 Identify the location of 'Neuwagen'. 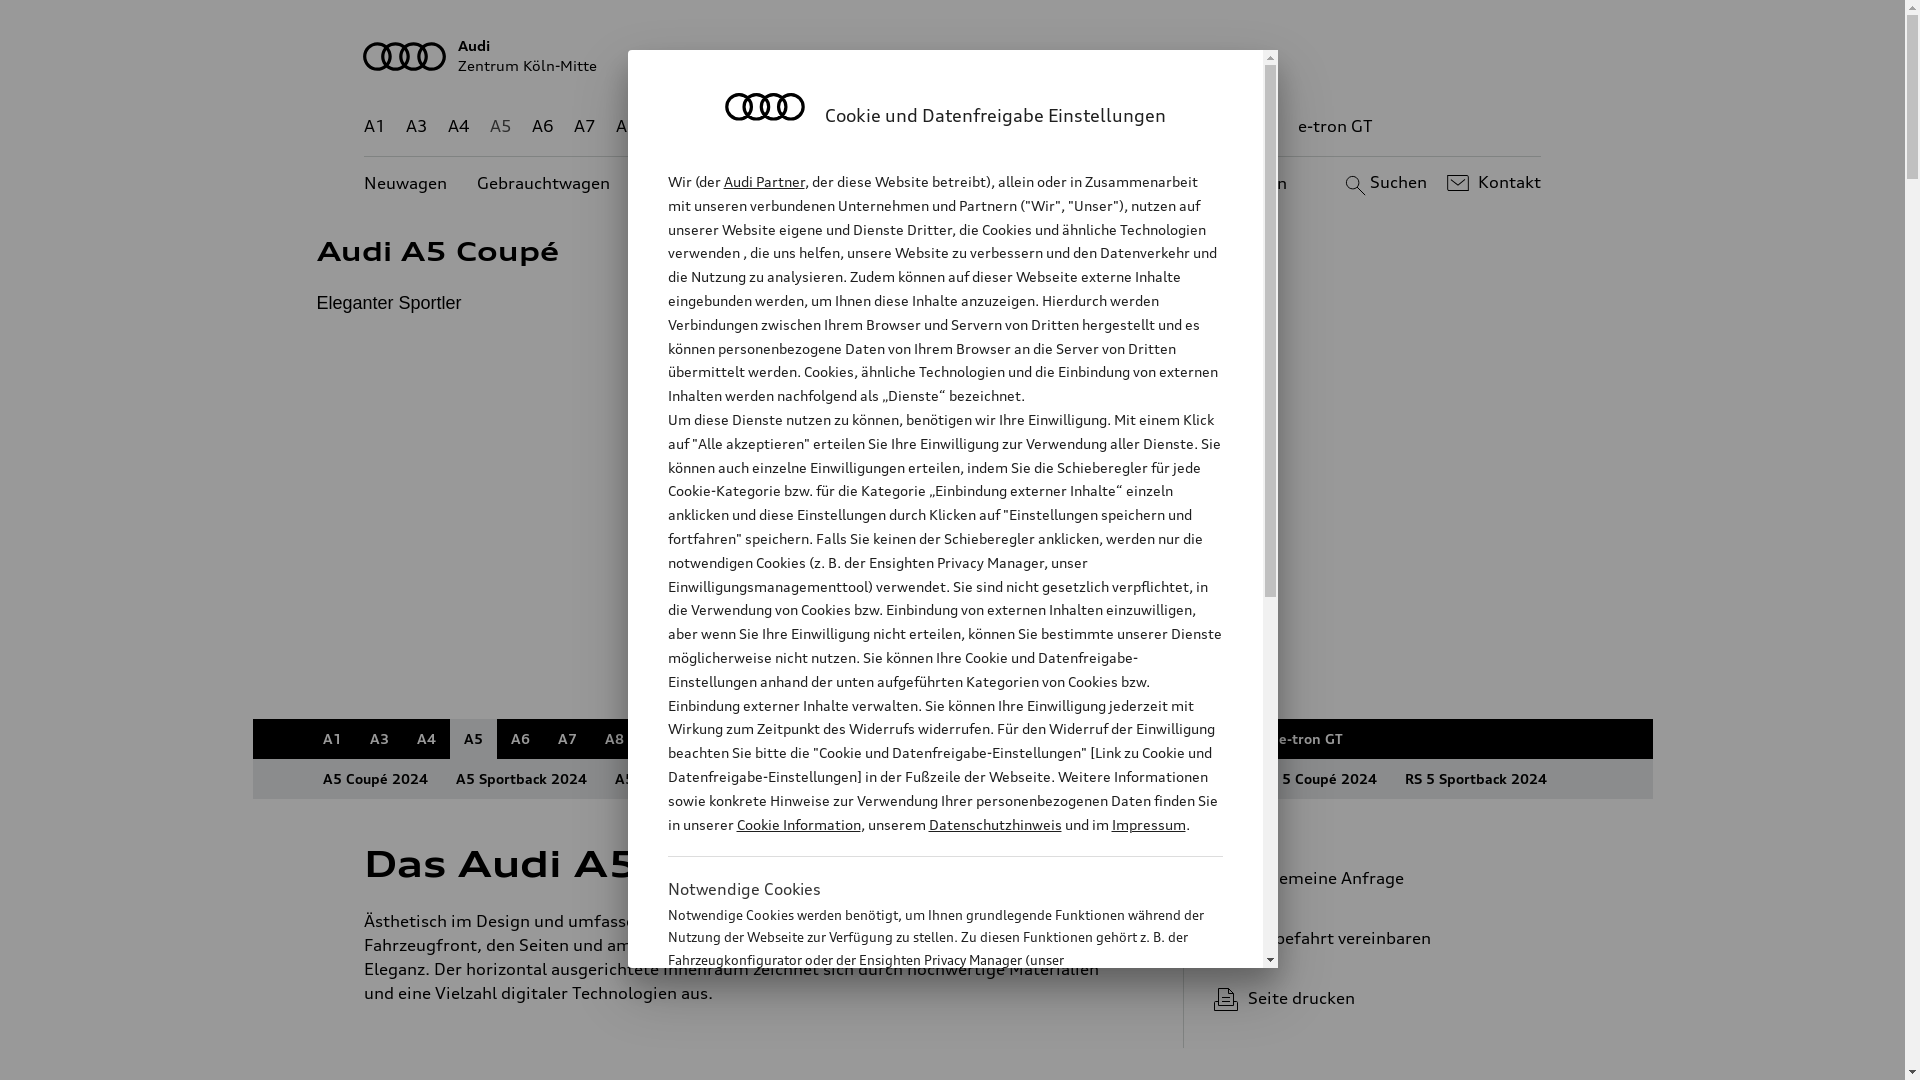
(364, 183).